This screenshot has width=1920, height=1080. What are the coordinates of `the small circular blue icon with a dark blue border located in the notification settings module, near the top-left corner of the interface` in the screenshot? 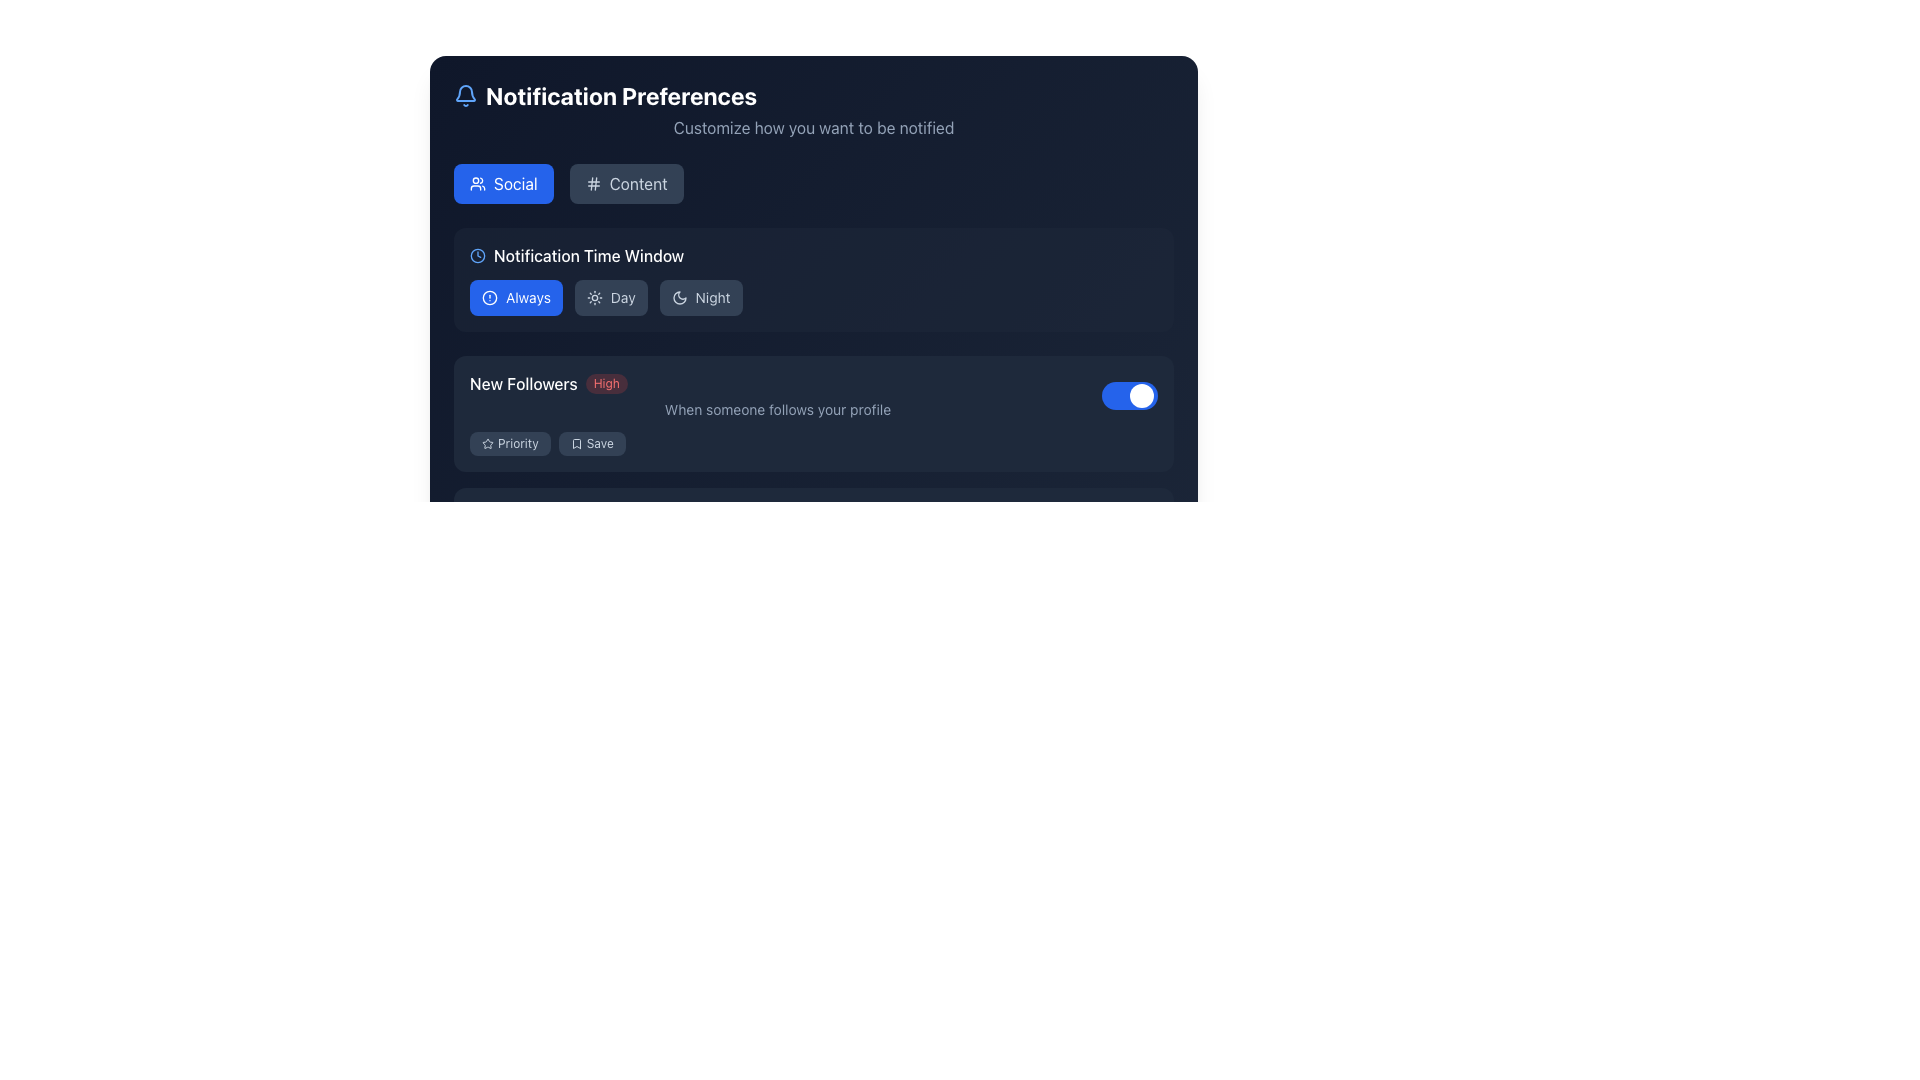 It's located at (489, 297).